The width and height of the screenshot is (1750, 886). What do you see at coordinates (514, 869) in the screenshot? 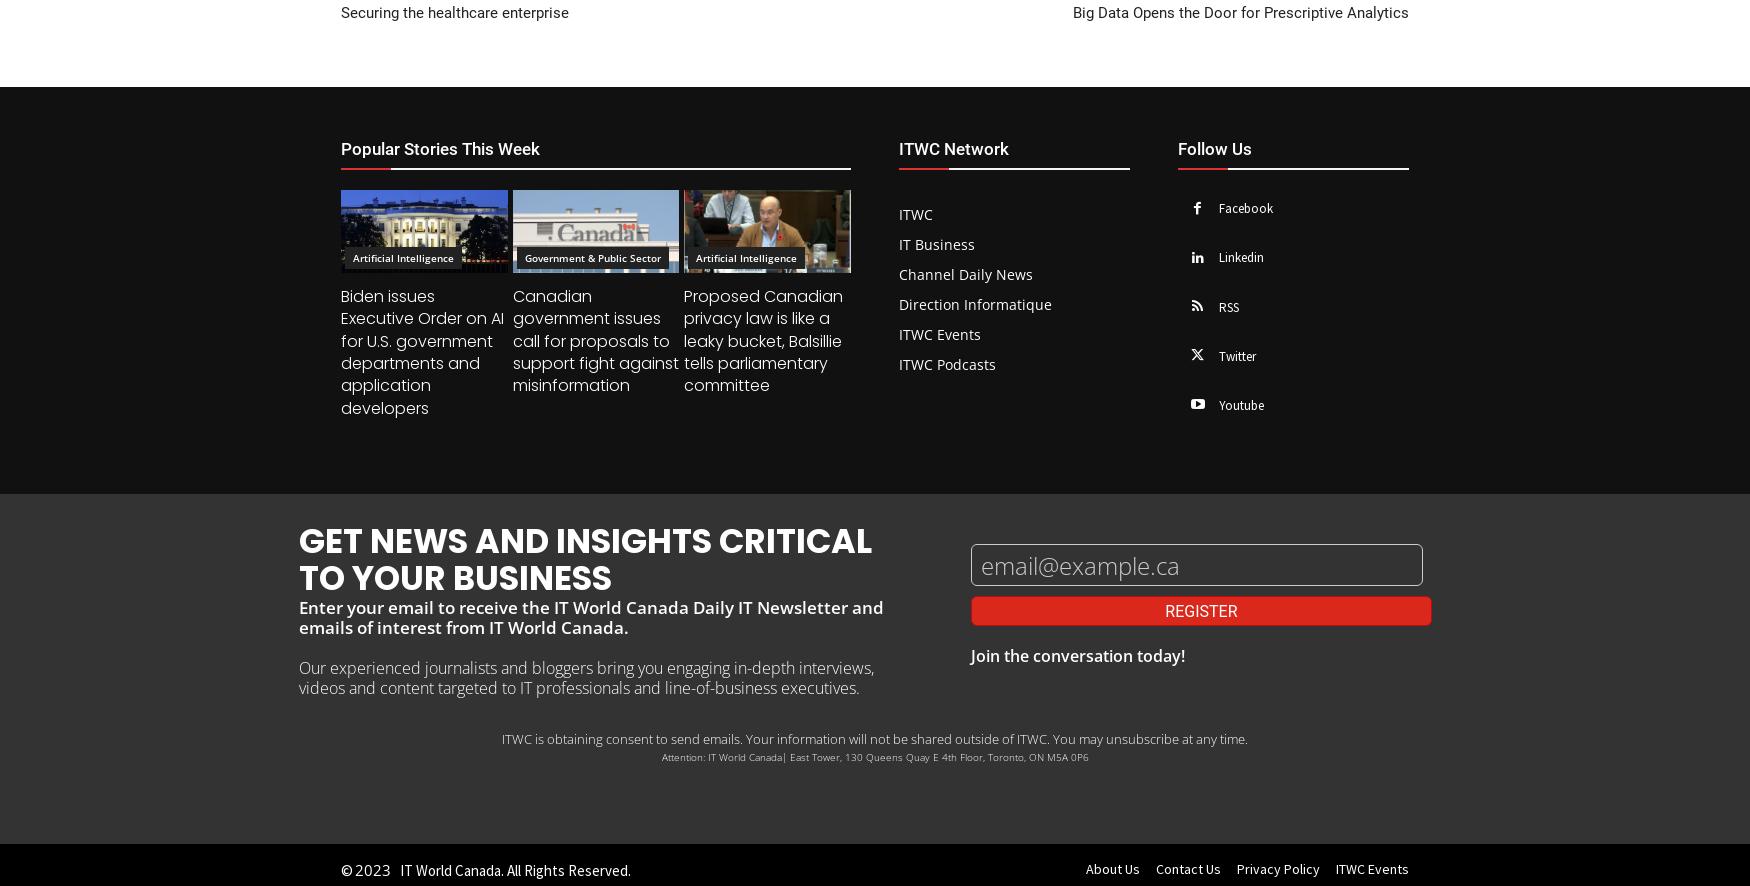
I see `'IT World Canada. All Rights Reserved.'` at bounding box center [514, 869].